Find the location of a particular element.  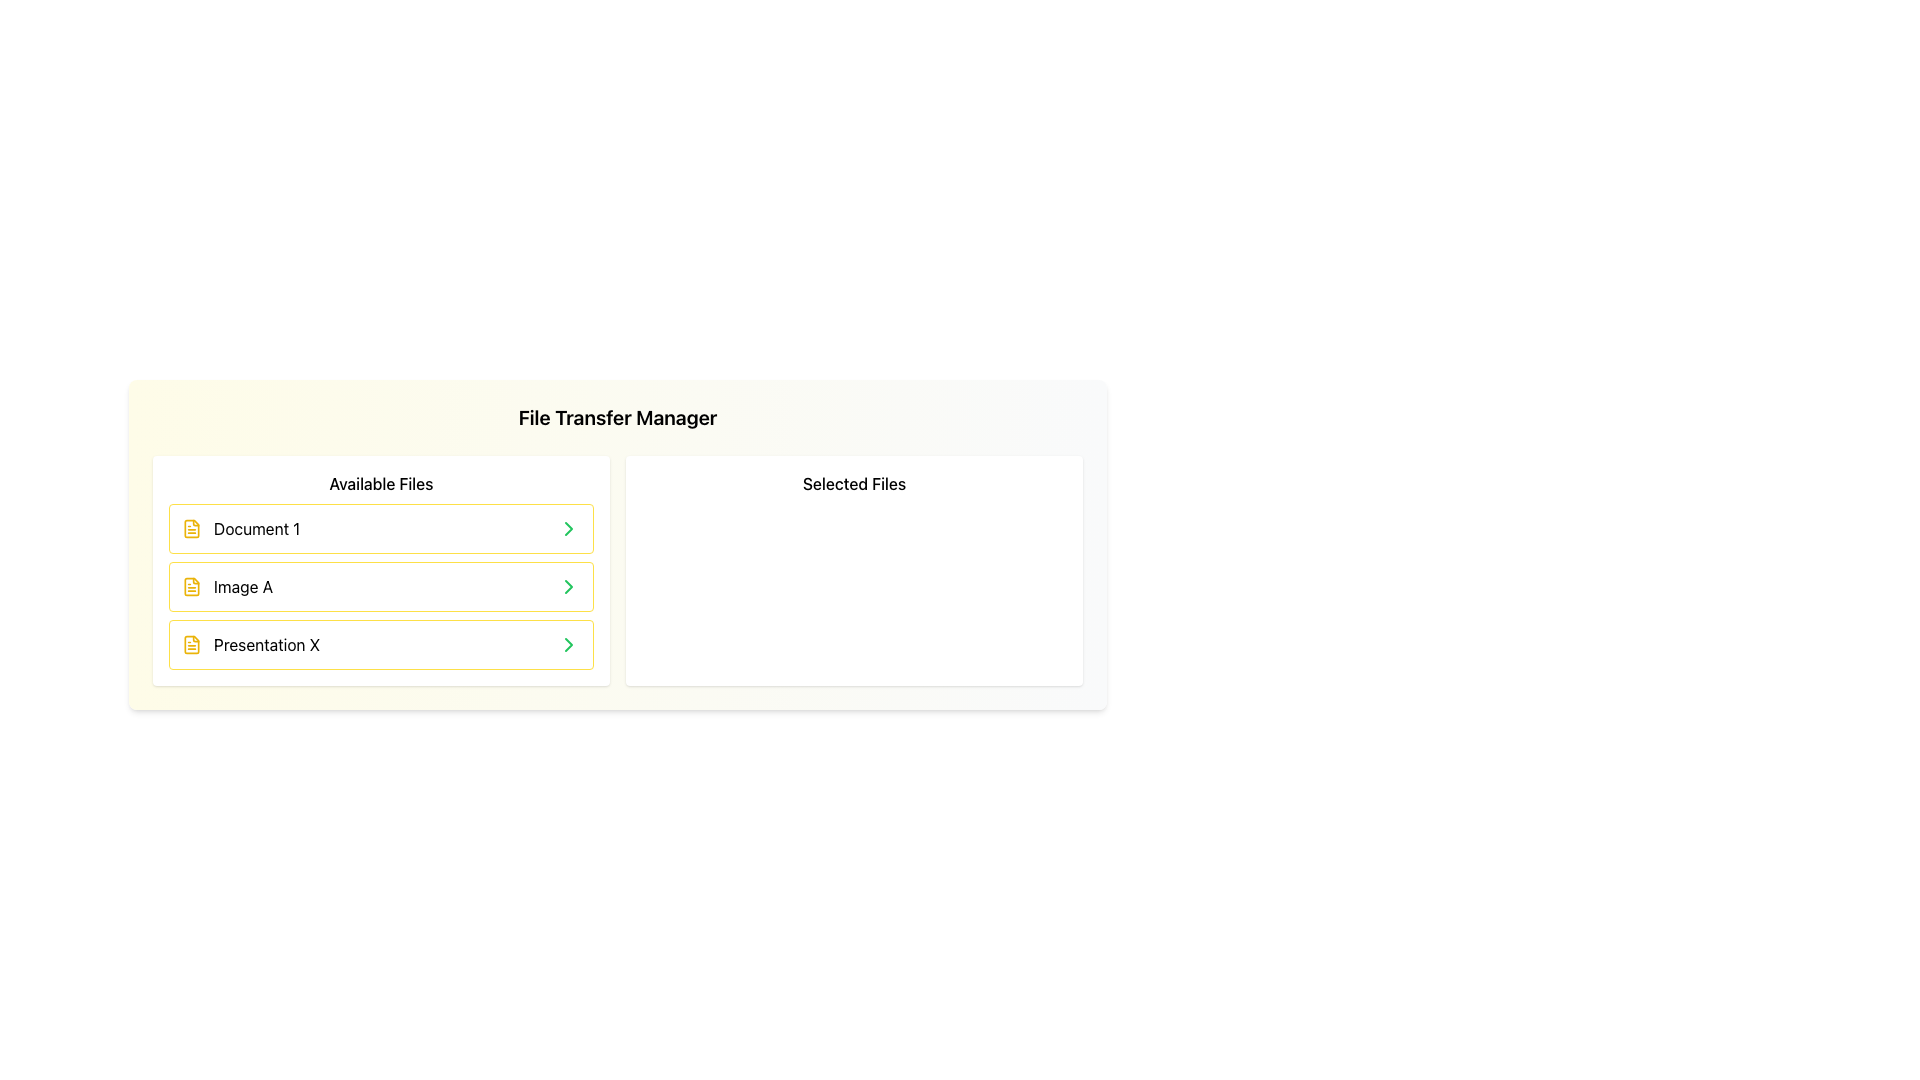

text label 'Document 1' located next to the document icon in the 'Available Files' panel is located at coordinates (256, 527).